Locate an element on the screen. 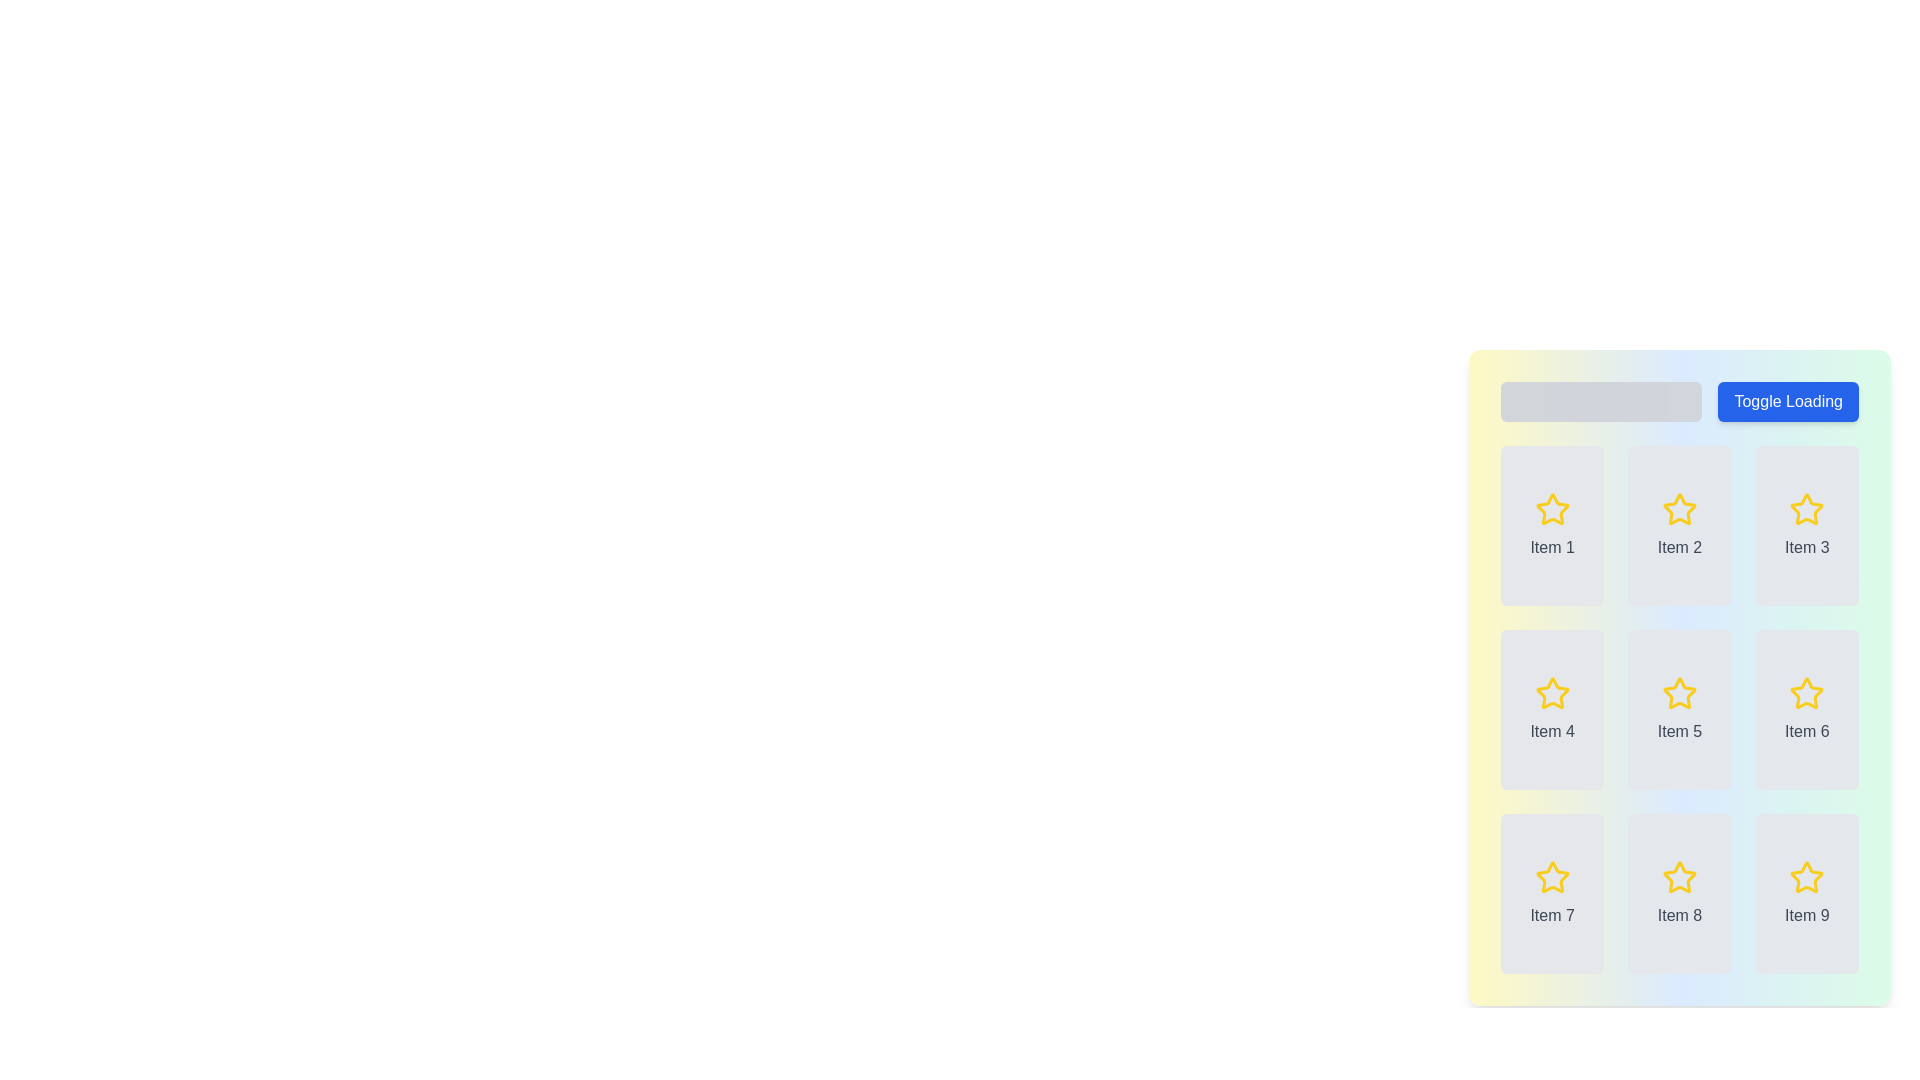 This screenshot has height=1080, width=1920. the text label below the first card in the grid layout that describes 'Item 1' with a star icon is located at coordinates (1551, 547).